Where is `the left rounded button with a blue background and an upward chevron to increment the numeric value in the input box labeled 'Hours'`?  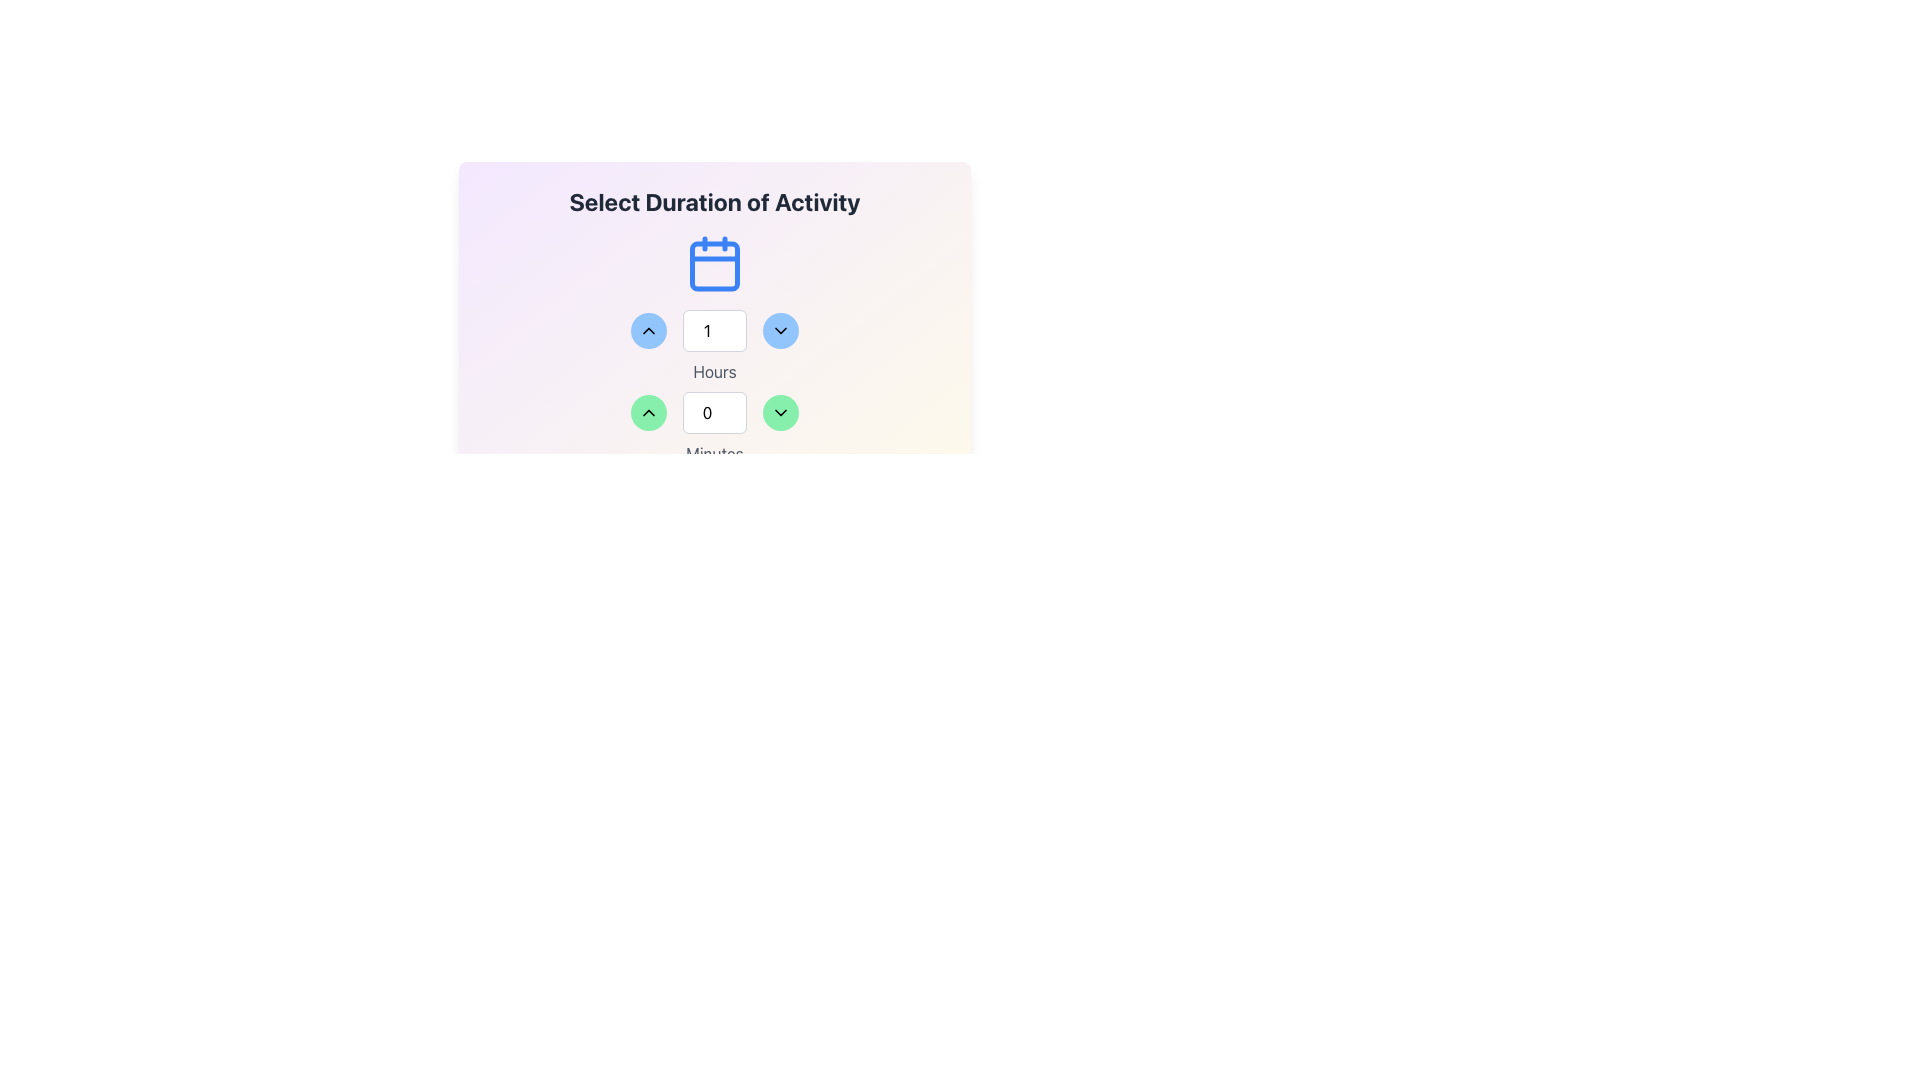
the left rounded button with a blue background and an upward chevron to increment the numeric value in the input box labeled 'Hours' is located at coordinates (648, 330).